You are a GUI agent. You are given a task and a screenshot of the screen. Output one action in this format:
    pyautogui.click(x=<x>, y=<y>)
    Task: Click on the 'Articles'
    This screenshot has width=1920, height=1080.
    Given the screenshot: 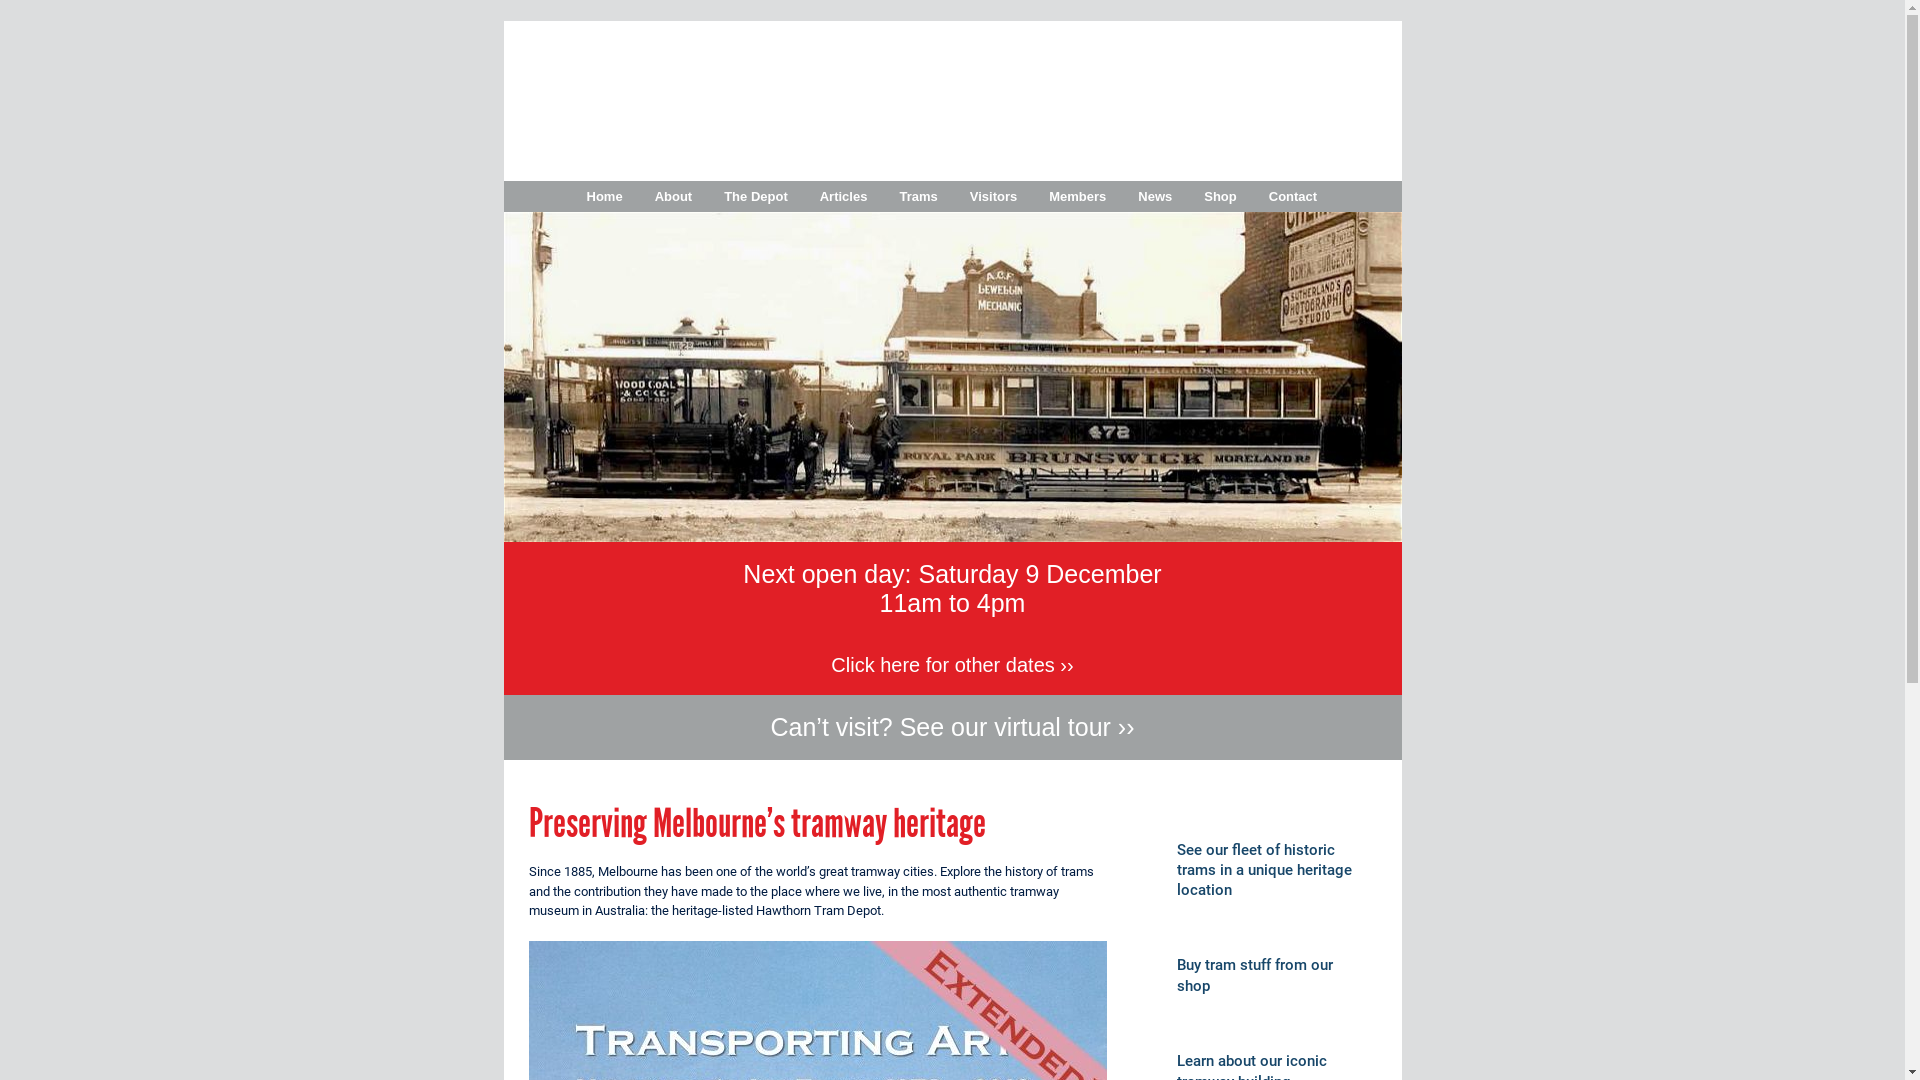 What is the action you would take?
    pyautogui.click(x=844, y=196)
    